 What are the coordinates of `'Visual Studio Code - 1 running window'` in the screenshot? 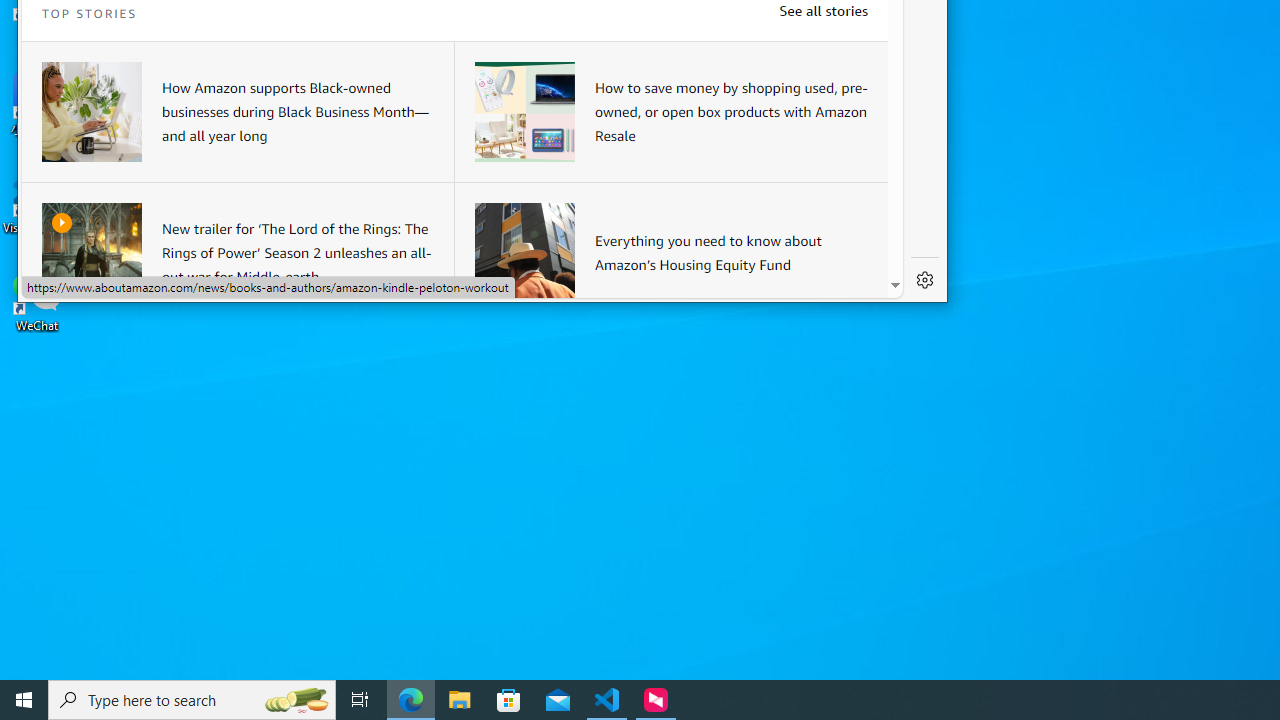 It's located at (606, 698).